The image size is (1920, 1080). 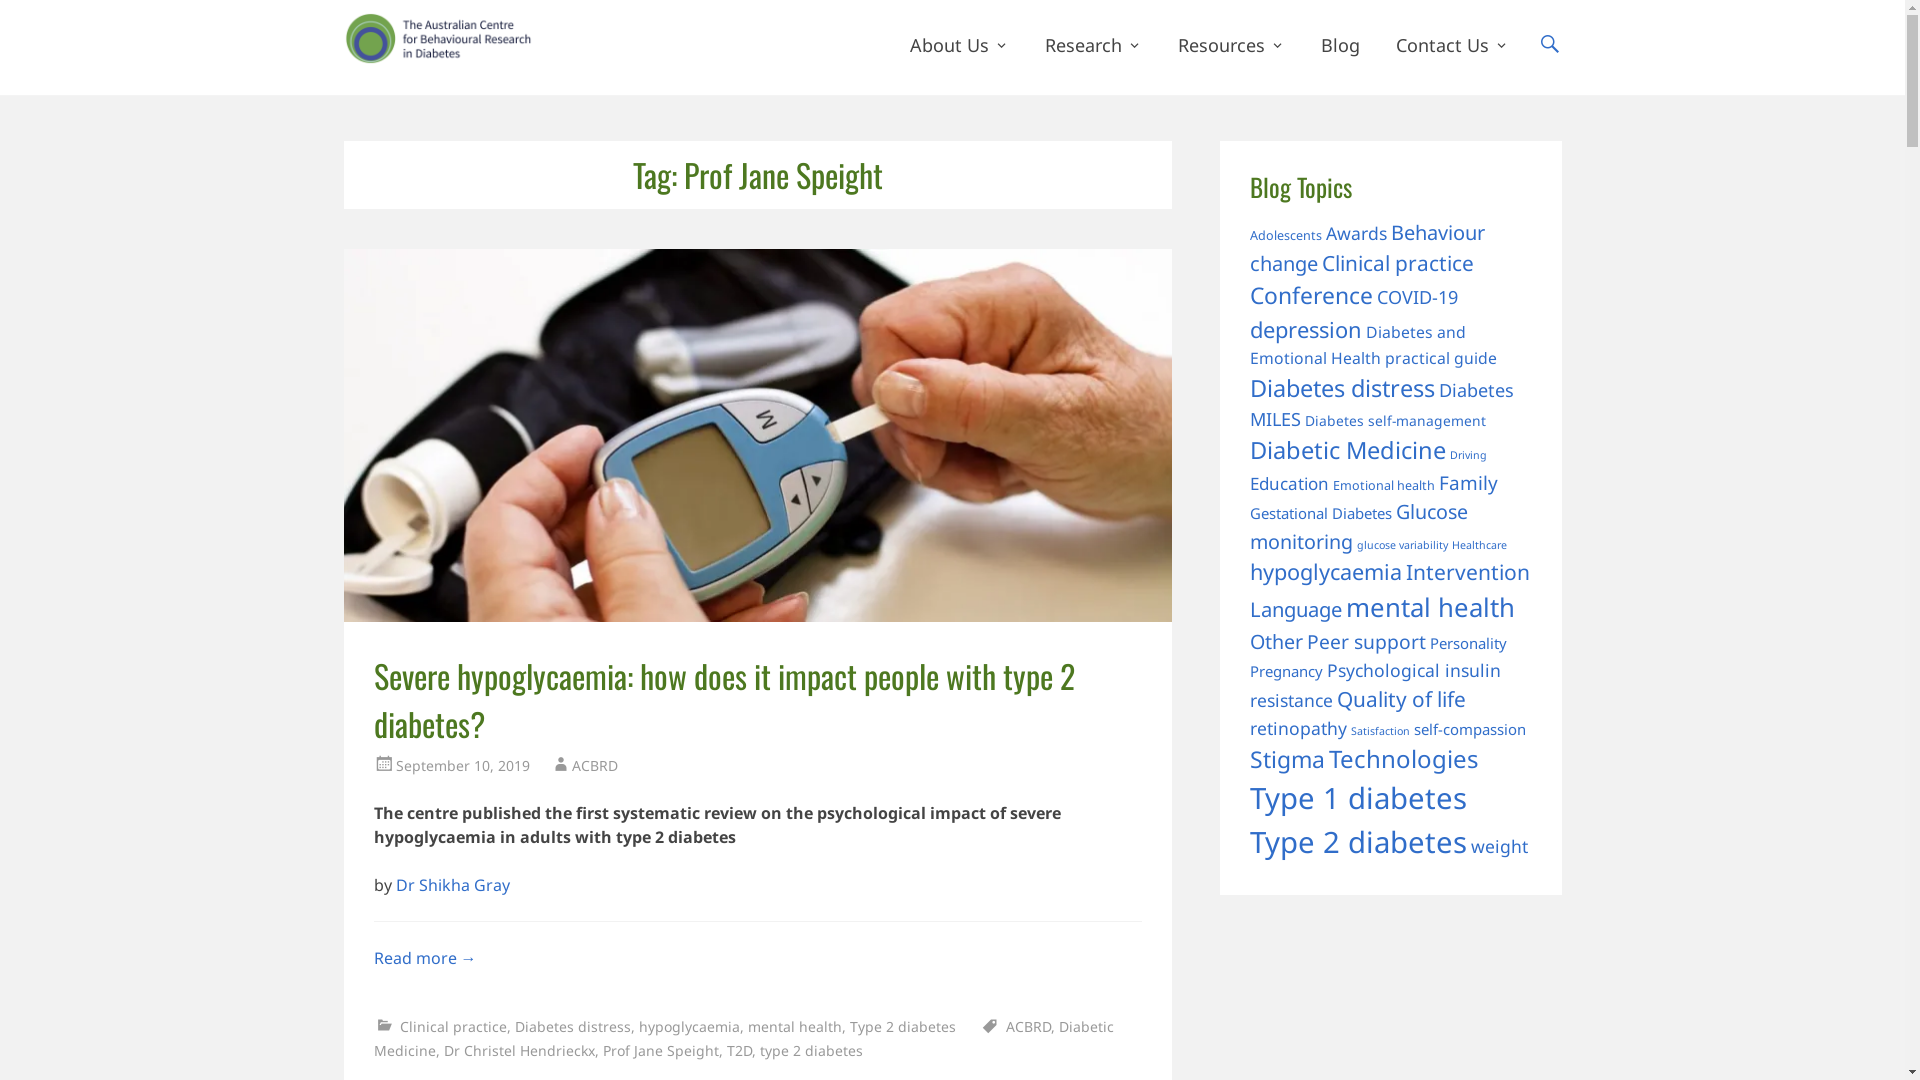 What do you see at coordinates (1382, 485) in the screenshot?
I see `'Emotional health'` at bounding box center [1382, 485].